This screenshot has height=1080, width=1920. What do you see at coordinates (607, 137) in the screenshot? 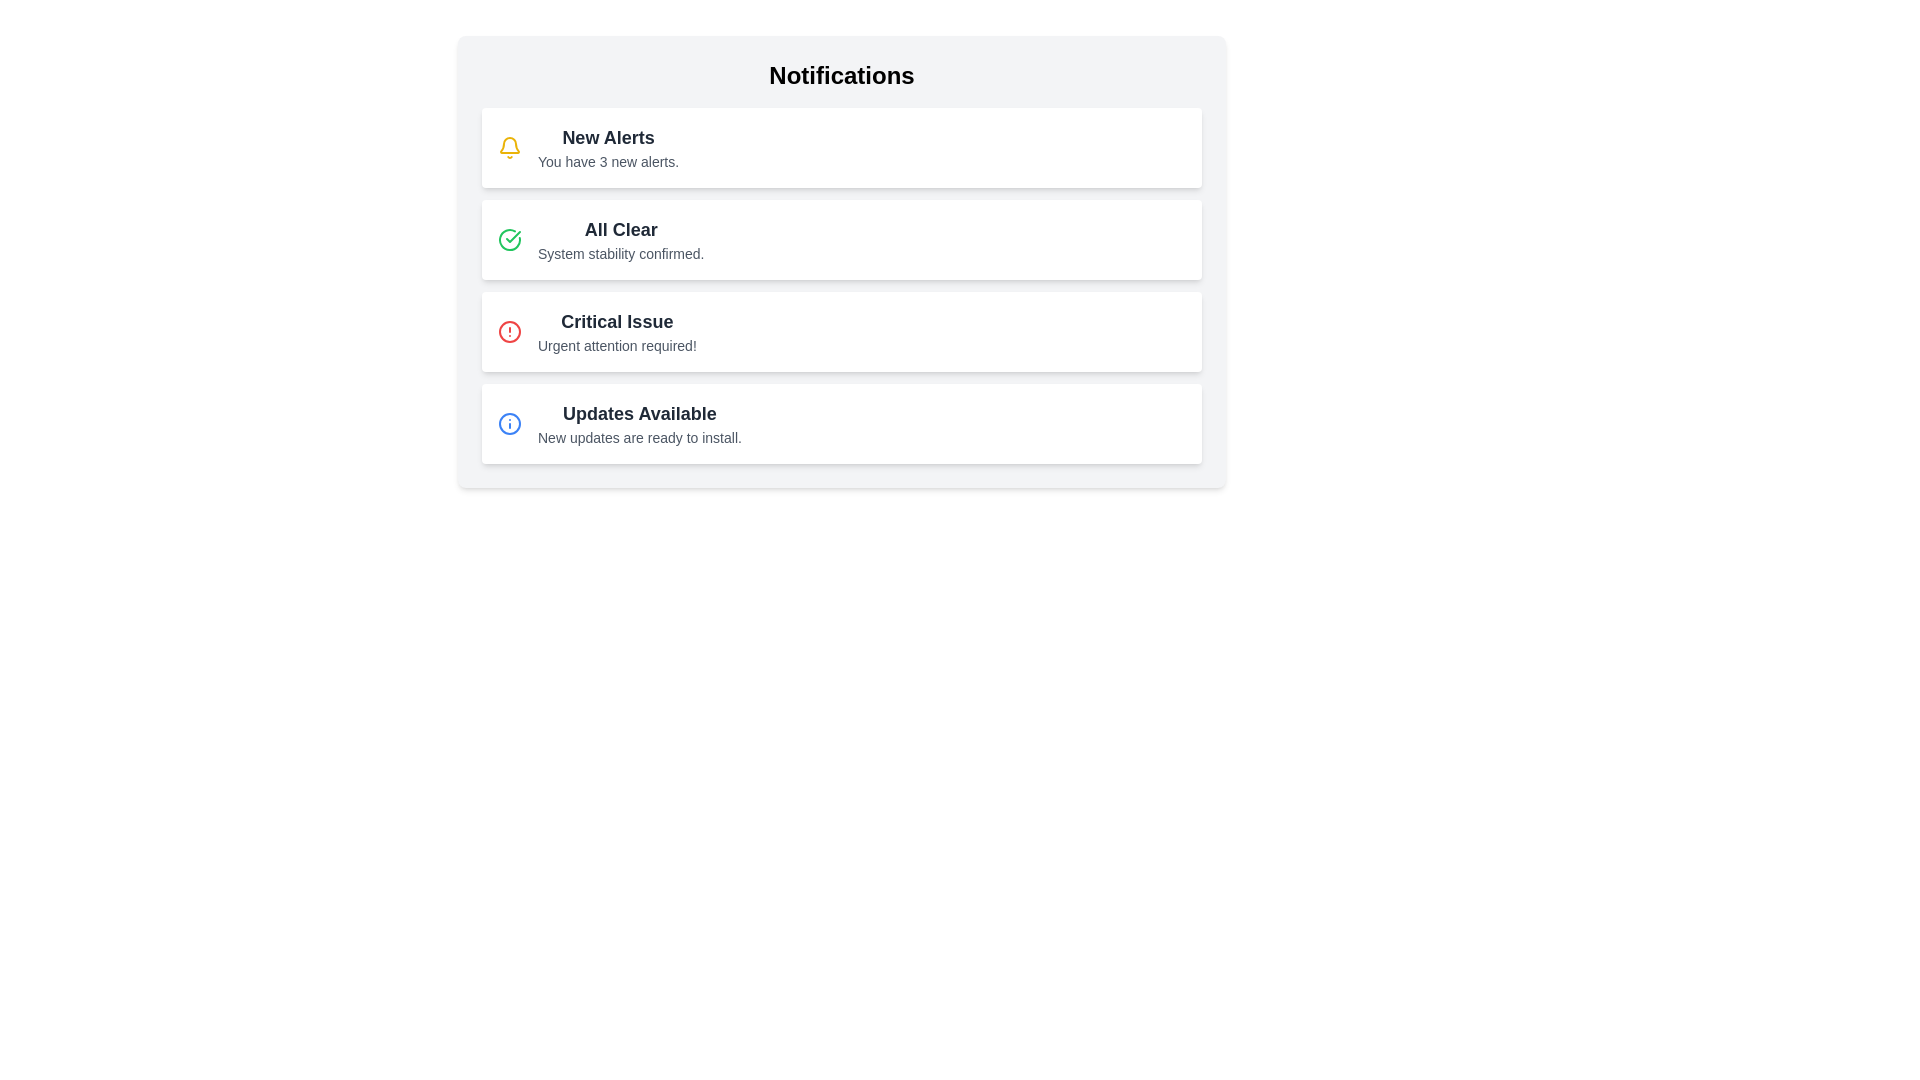
I see `text displayed in the title or headline of the notification item located at the top left corner of the notification card` at bounding box center [607, 137].